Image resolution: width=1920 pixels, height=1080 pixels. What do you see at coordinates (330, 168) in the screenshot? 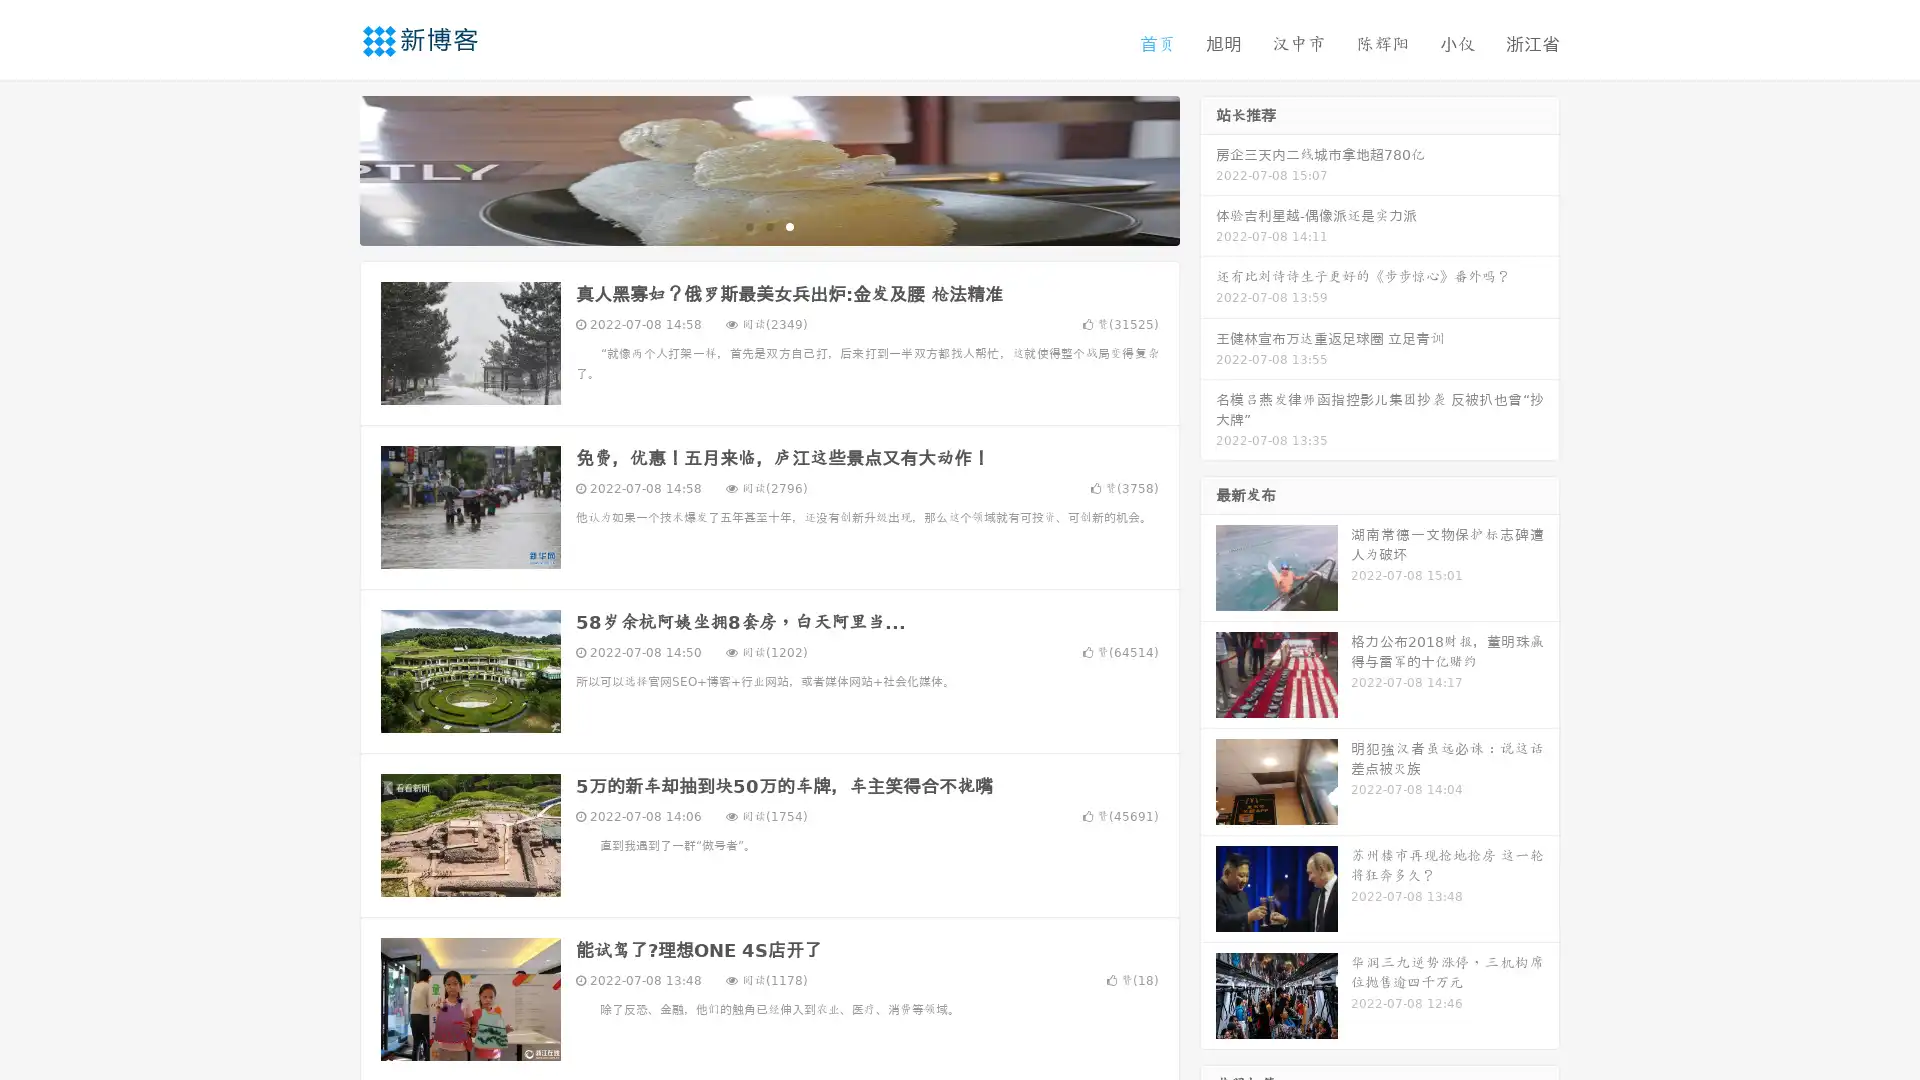
I see `Previous slide` at bounding box center [330, 168].